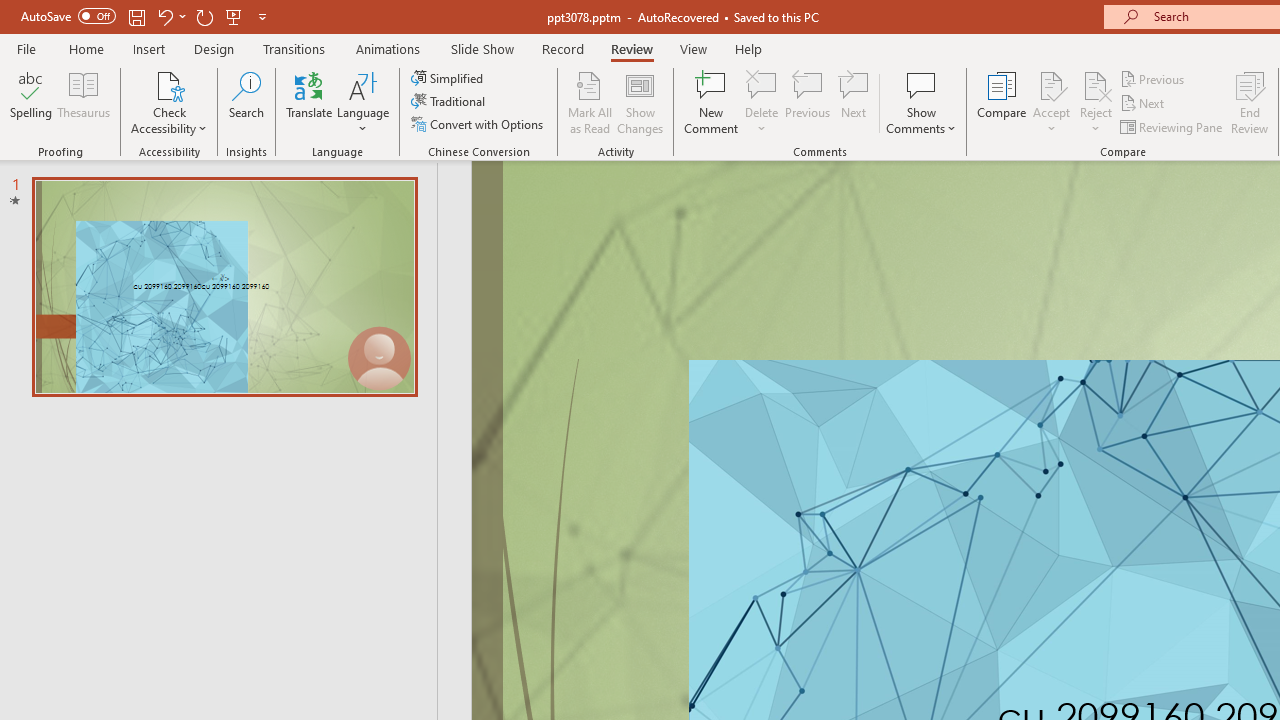 The height and width of the screenshot is (720, 1280). I want to click on 'Reviewing Pane', so click(1173, 127).